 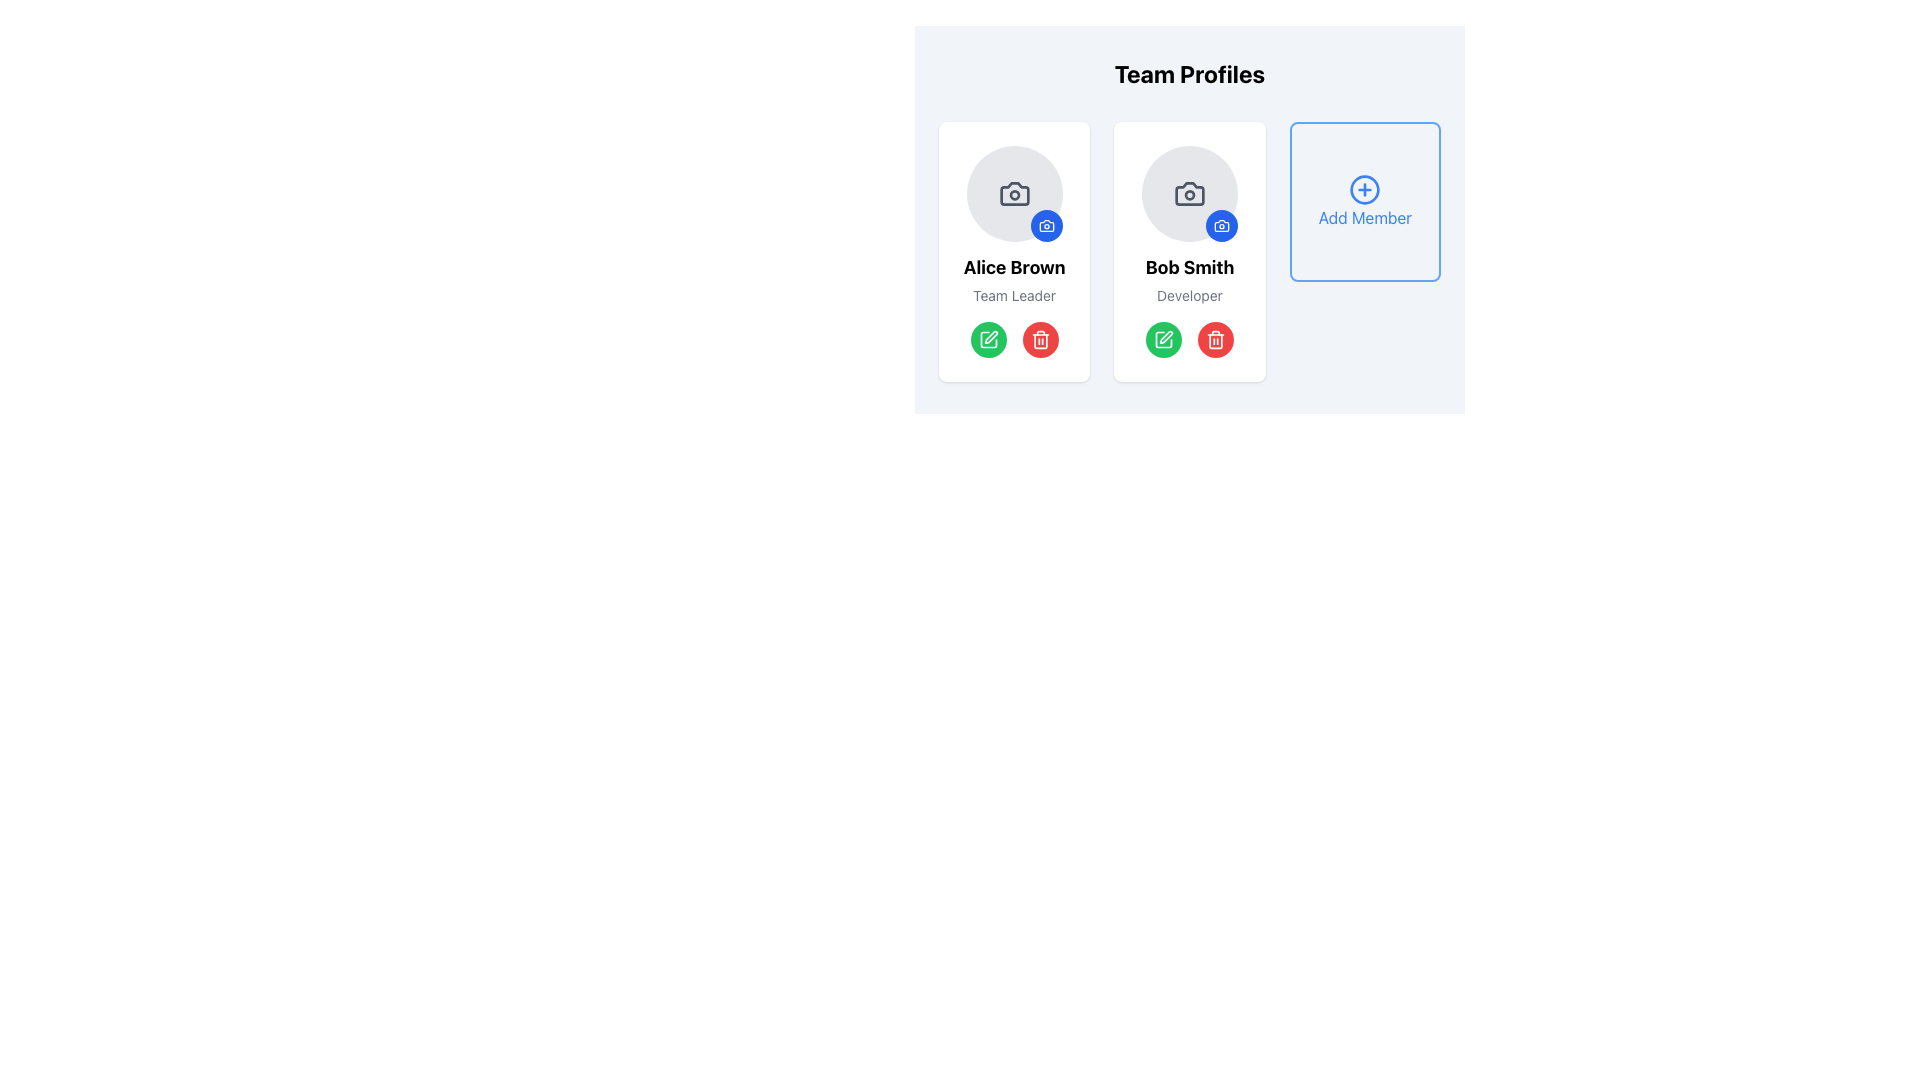 I want to click on the trash icon, so click(x=1214, y=340).